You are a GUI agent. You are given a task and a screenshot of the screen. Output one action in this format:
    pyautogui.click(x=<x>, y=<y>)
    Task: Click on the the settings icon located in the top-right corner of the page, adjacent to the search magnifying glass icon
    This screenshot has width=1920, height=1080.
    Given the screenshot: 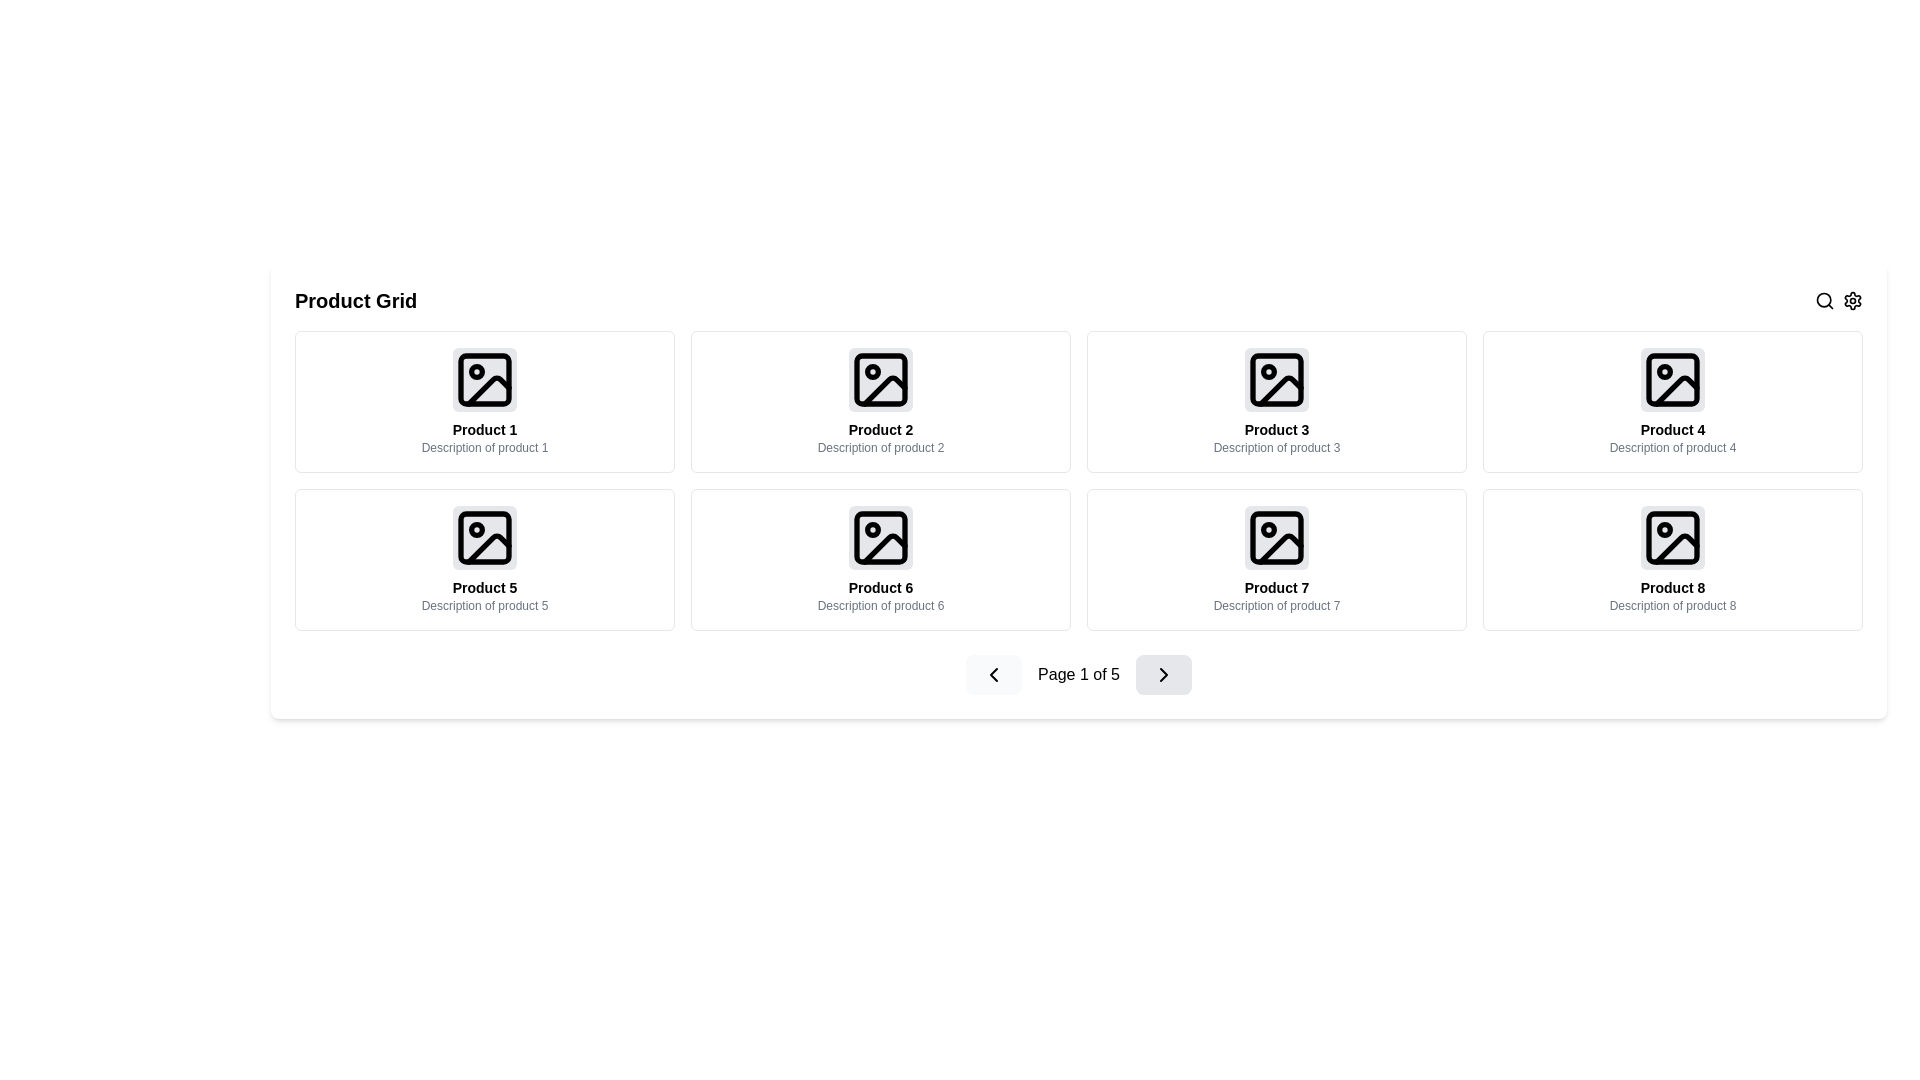 What is the action you would take?
    pyautogui.click(x=1851, y=300)
    